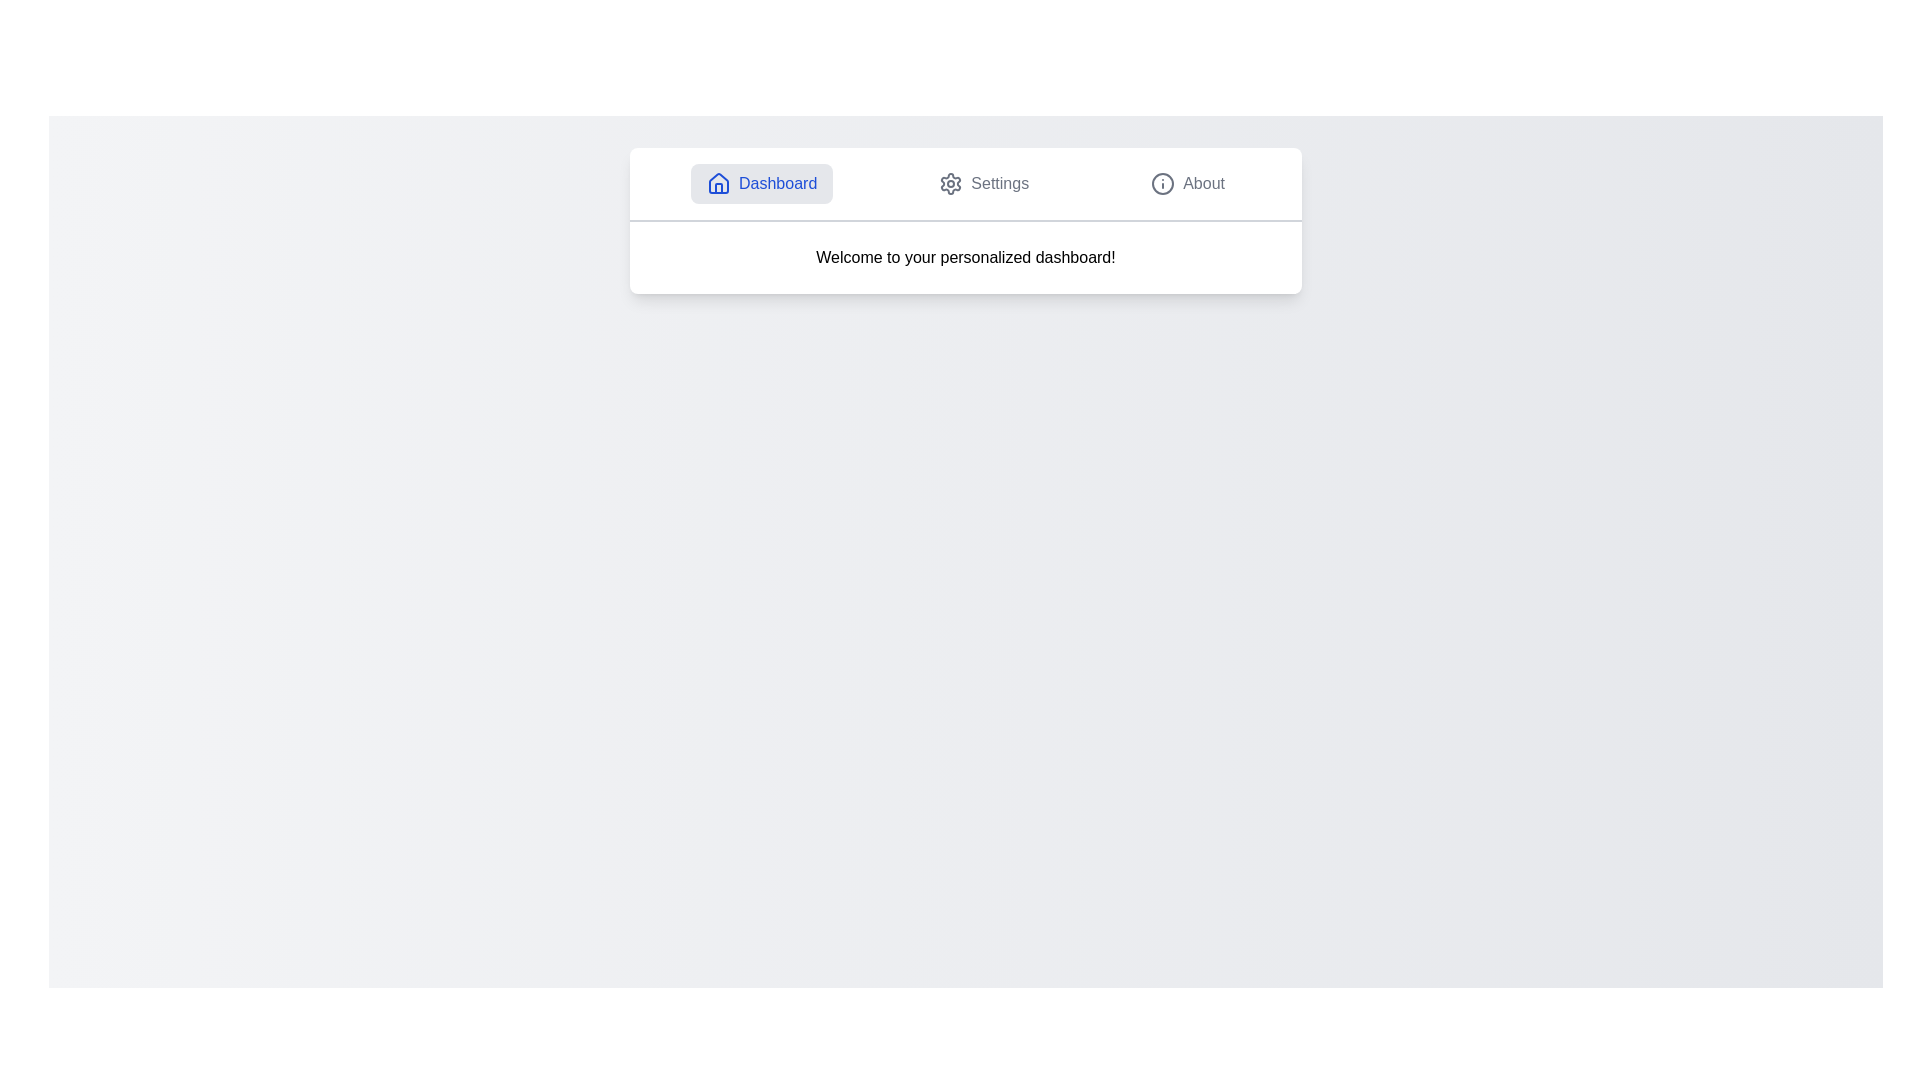 Image resolution: width=1920 pixels, height=1080 pixels. Describe the element at coordinates (1188, 184) in the screenshot. I see `the About tab by clicking on its button` at that location.